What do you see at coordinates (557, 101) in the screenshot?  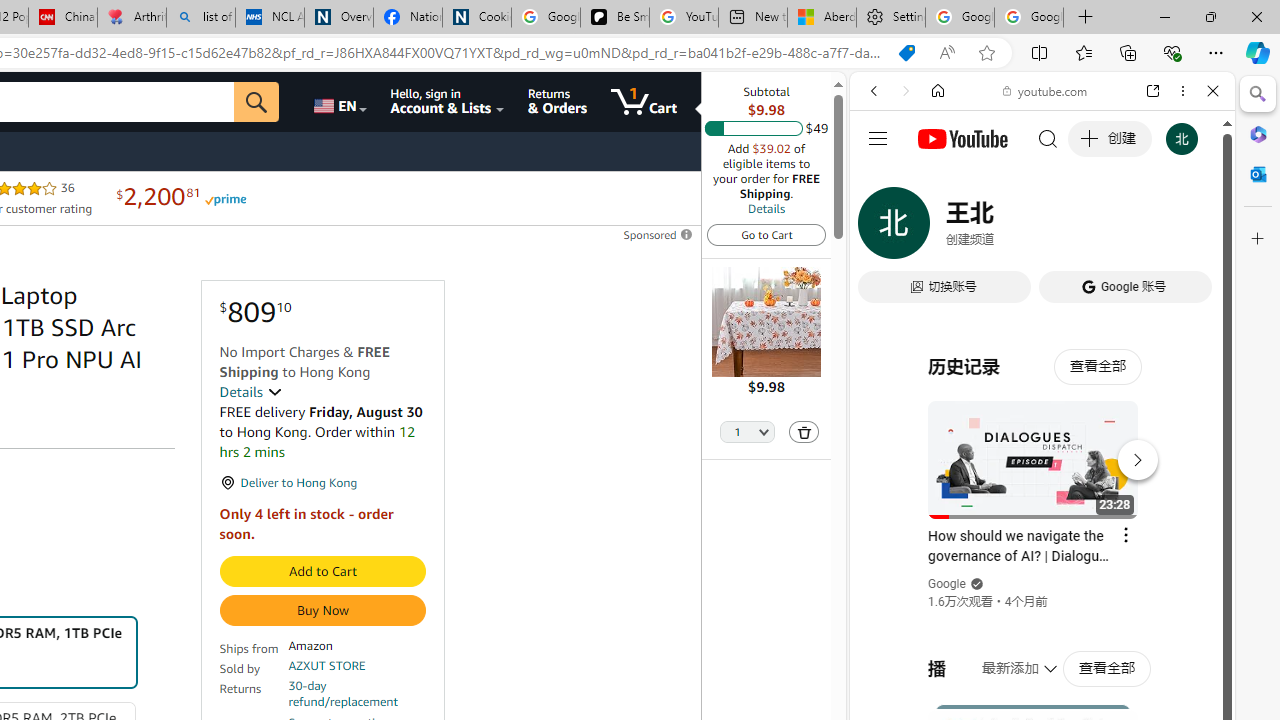 I see `'Returns & Orders'` at bounding box center [557, 101].